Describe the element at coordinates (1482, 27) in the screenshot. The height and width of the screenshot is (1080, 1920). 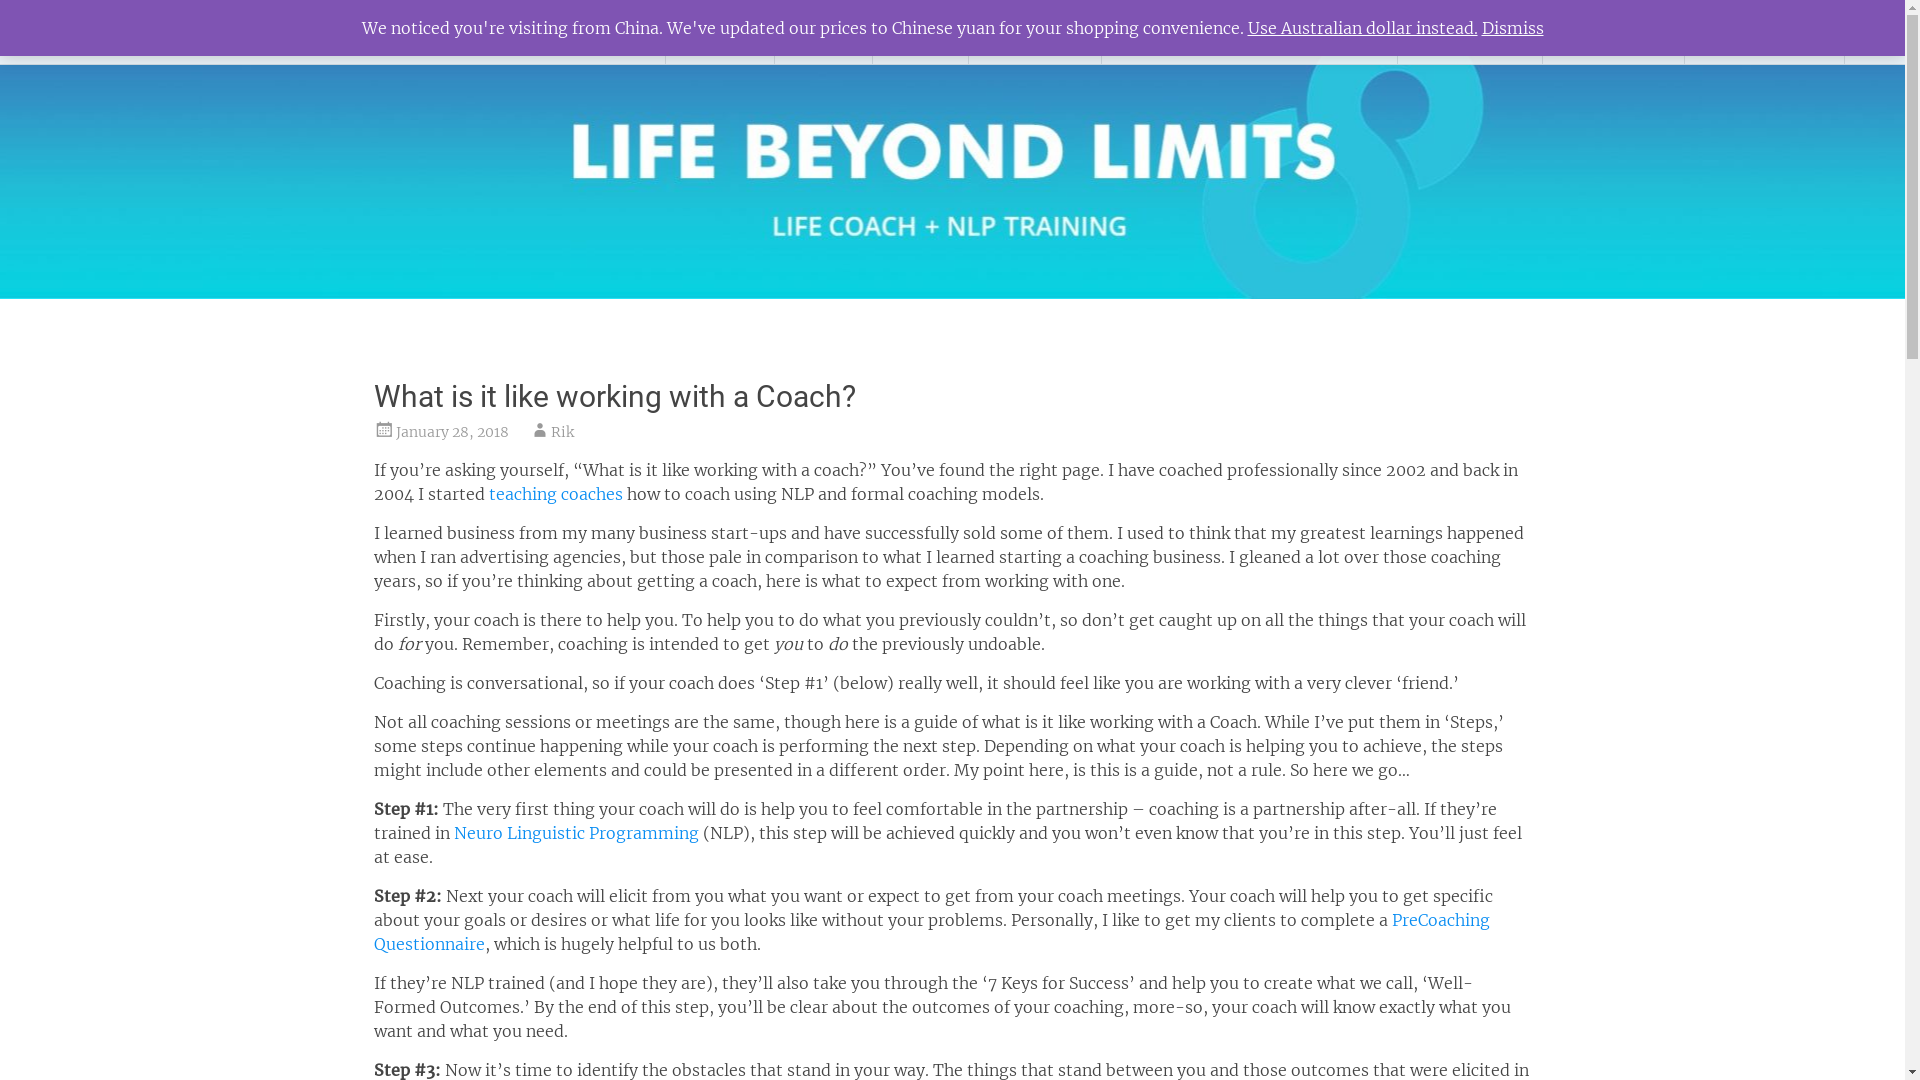
I see `'Dismiss'` at that location.